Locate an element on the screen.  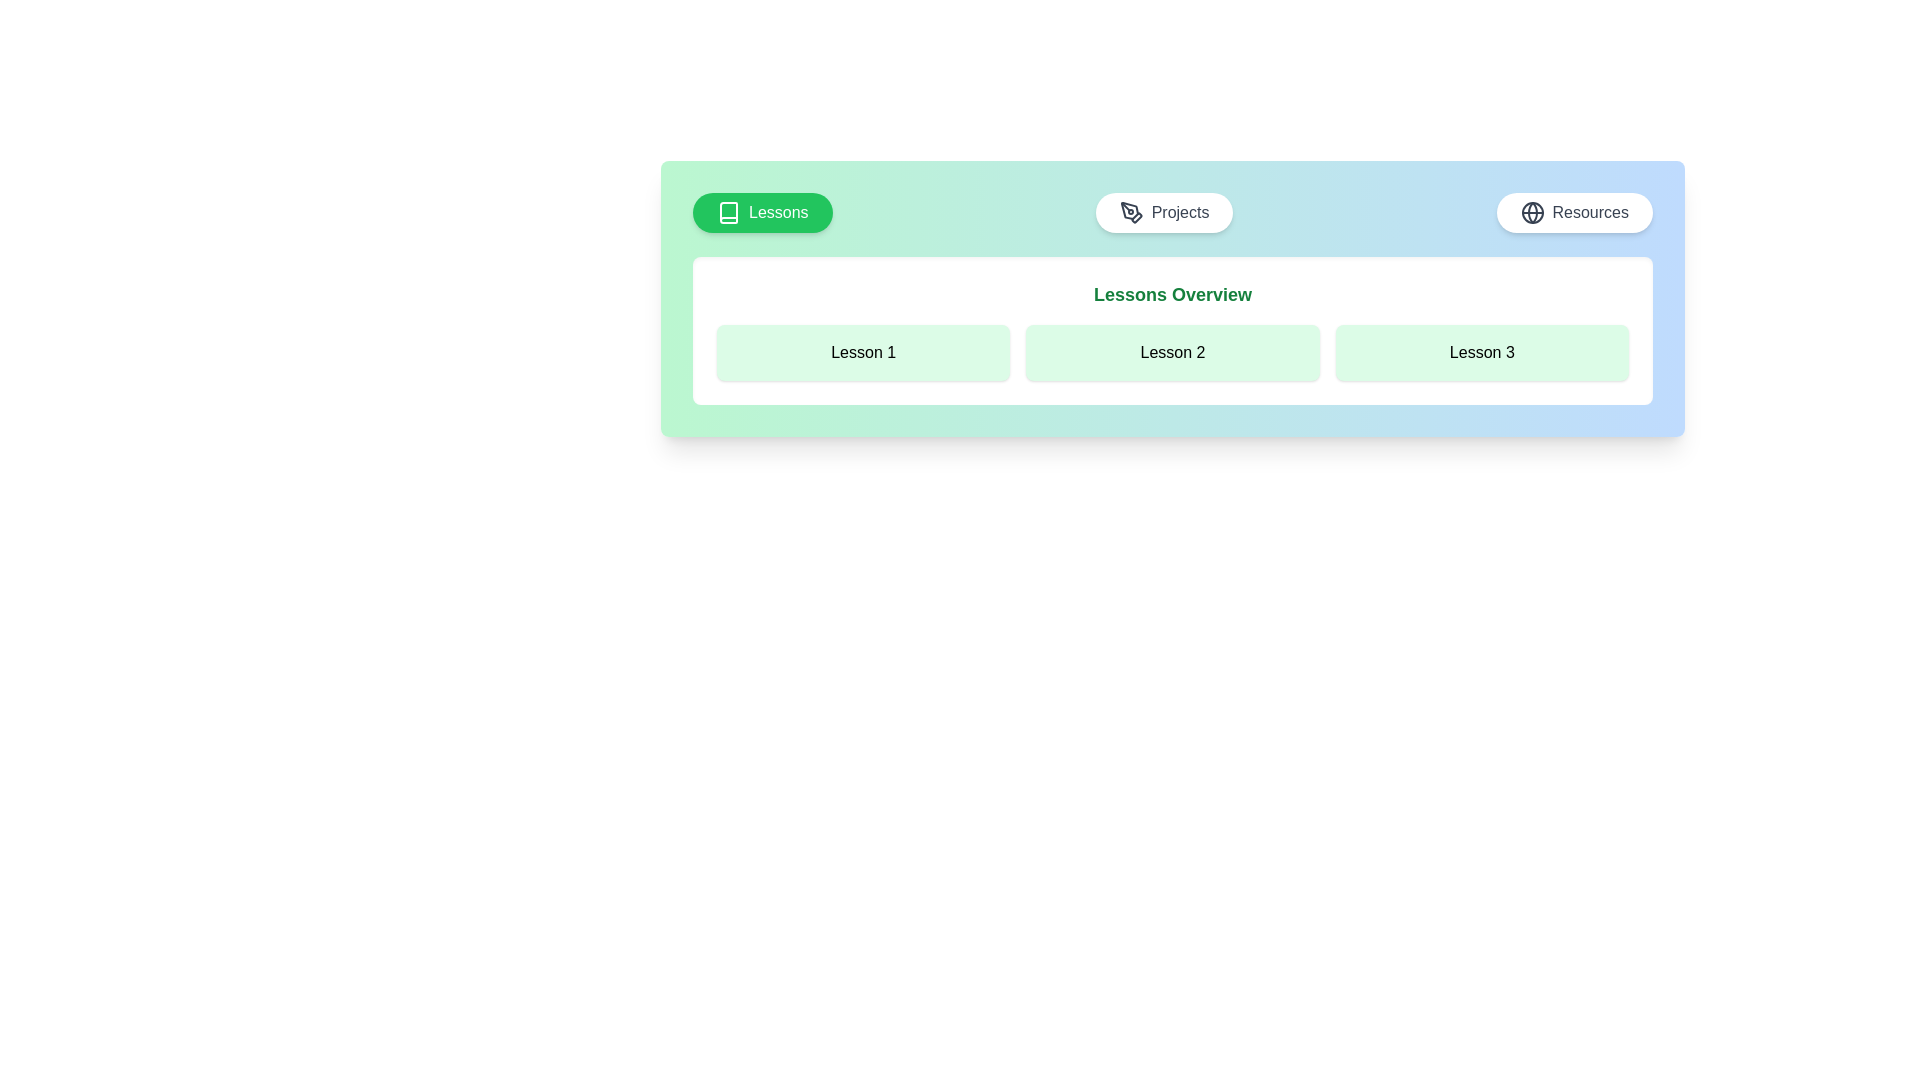
the globe icon representing the 'Resources' button is located at coordinates (1531, 212).